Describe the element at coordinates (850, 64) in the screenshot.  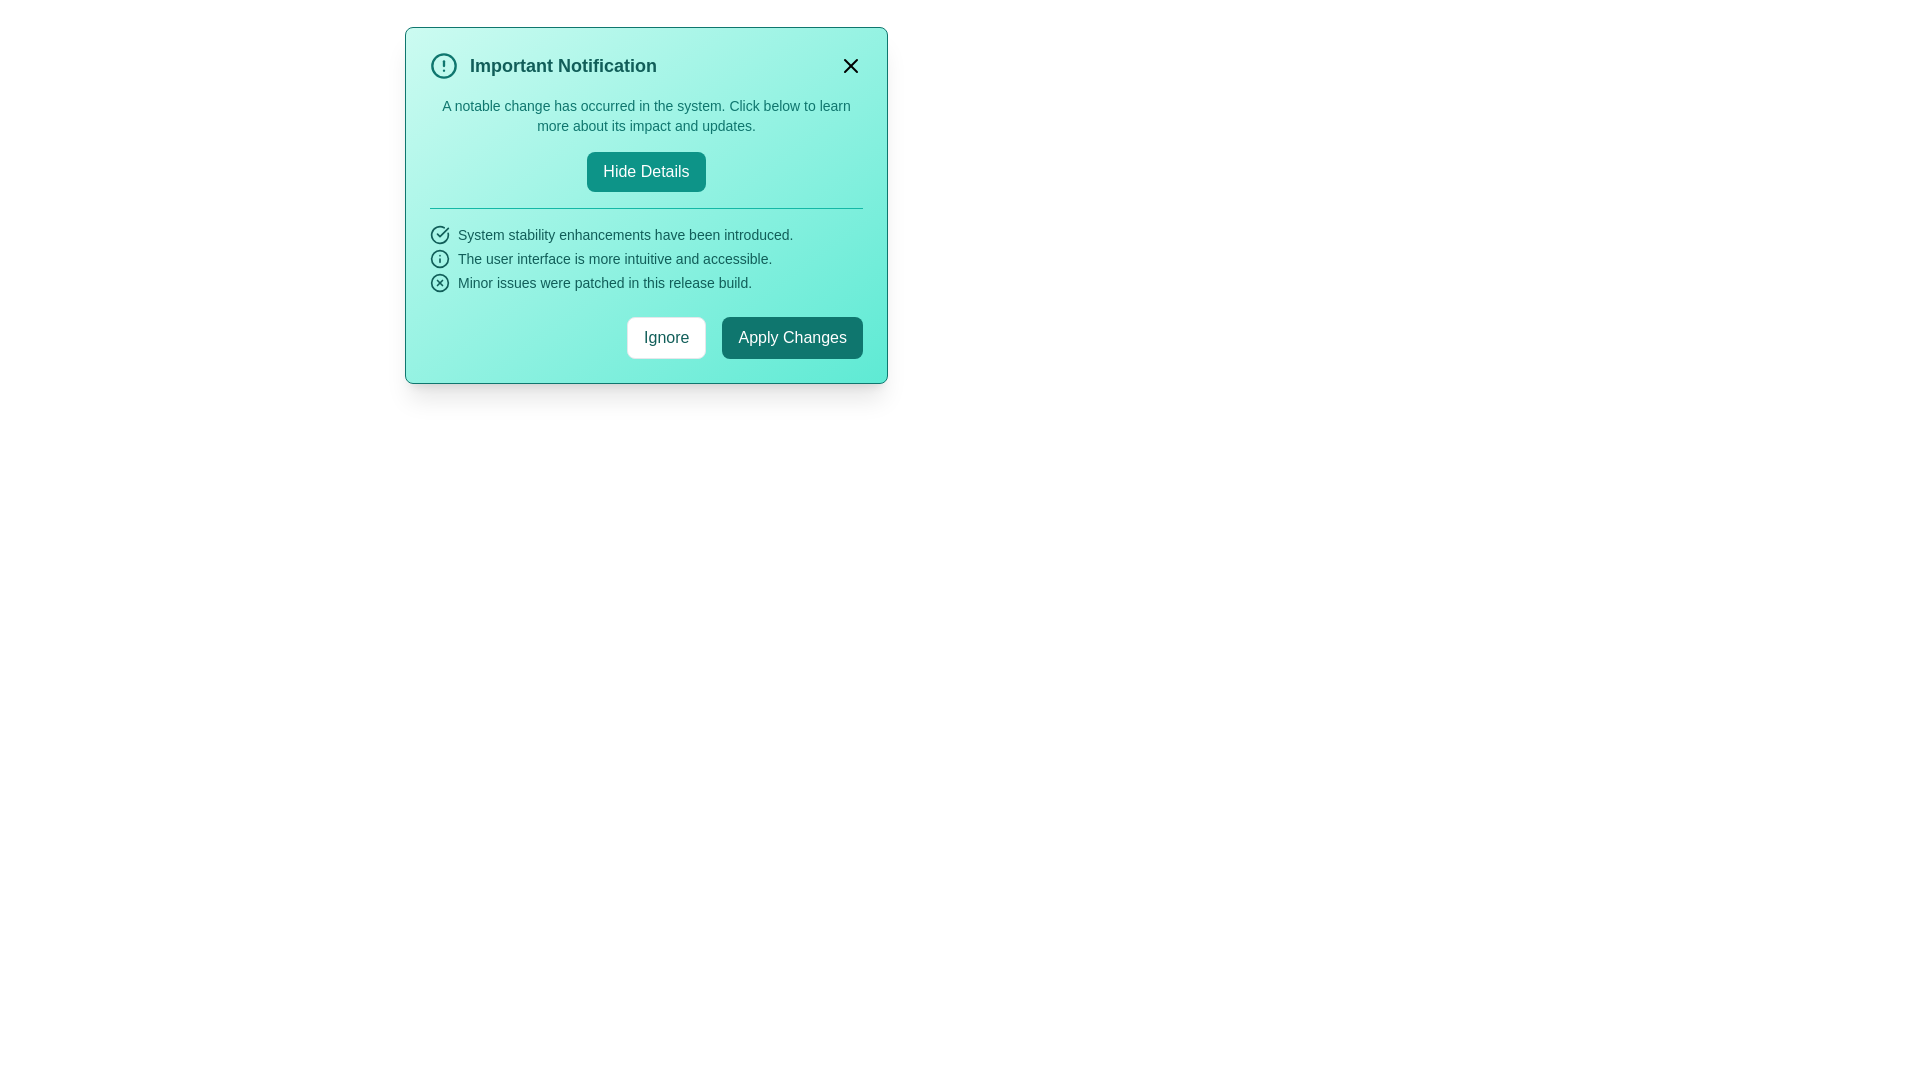
I see `the close button located` at that location.